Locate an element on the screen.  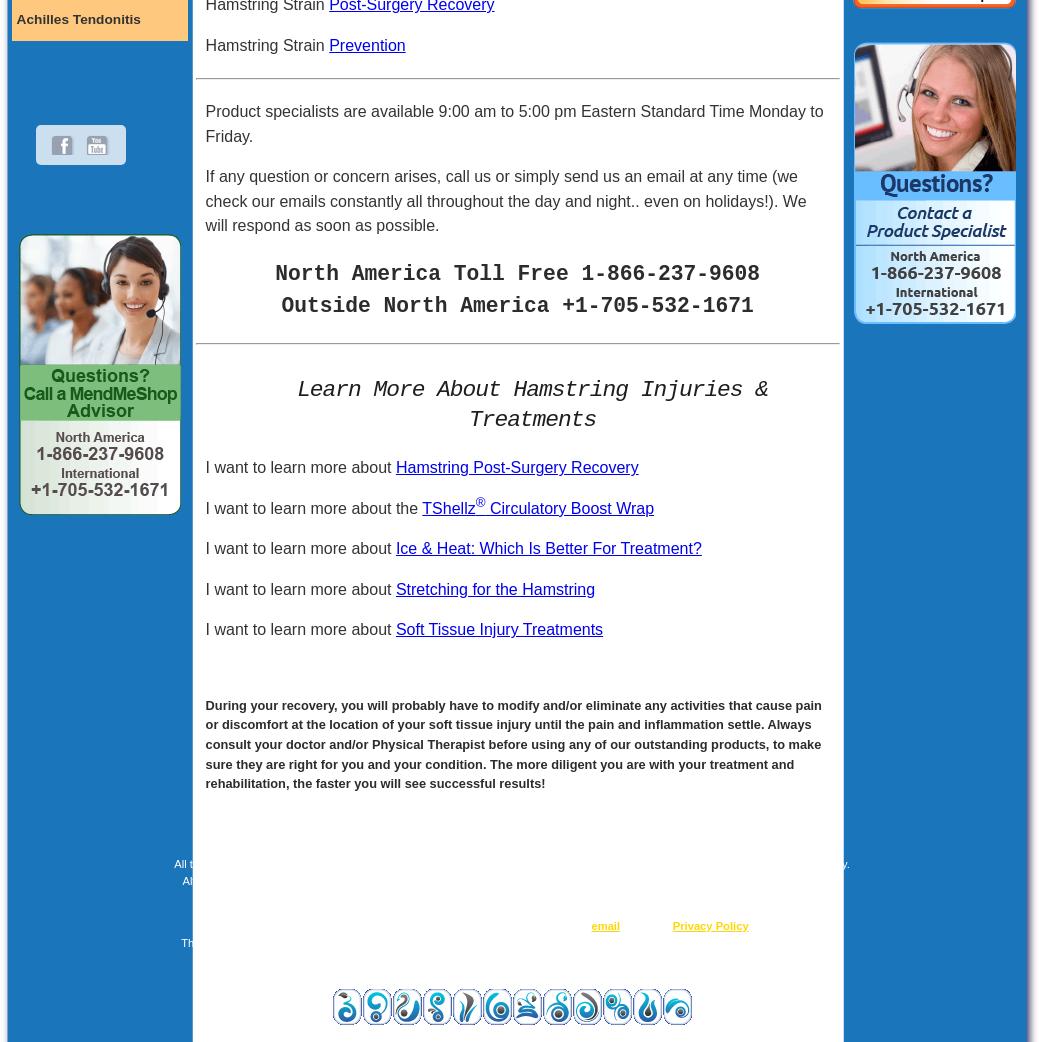
'are registered trademarks of In.Genu Design Group Inc.' is located at coordinates (701, 942).